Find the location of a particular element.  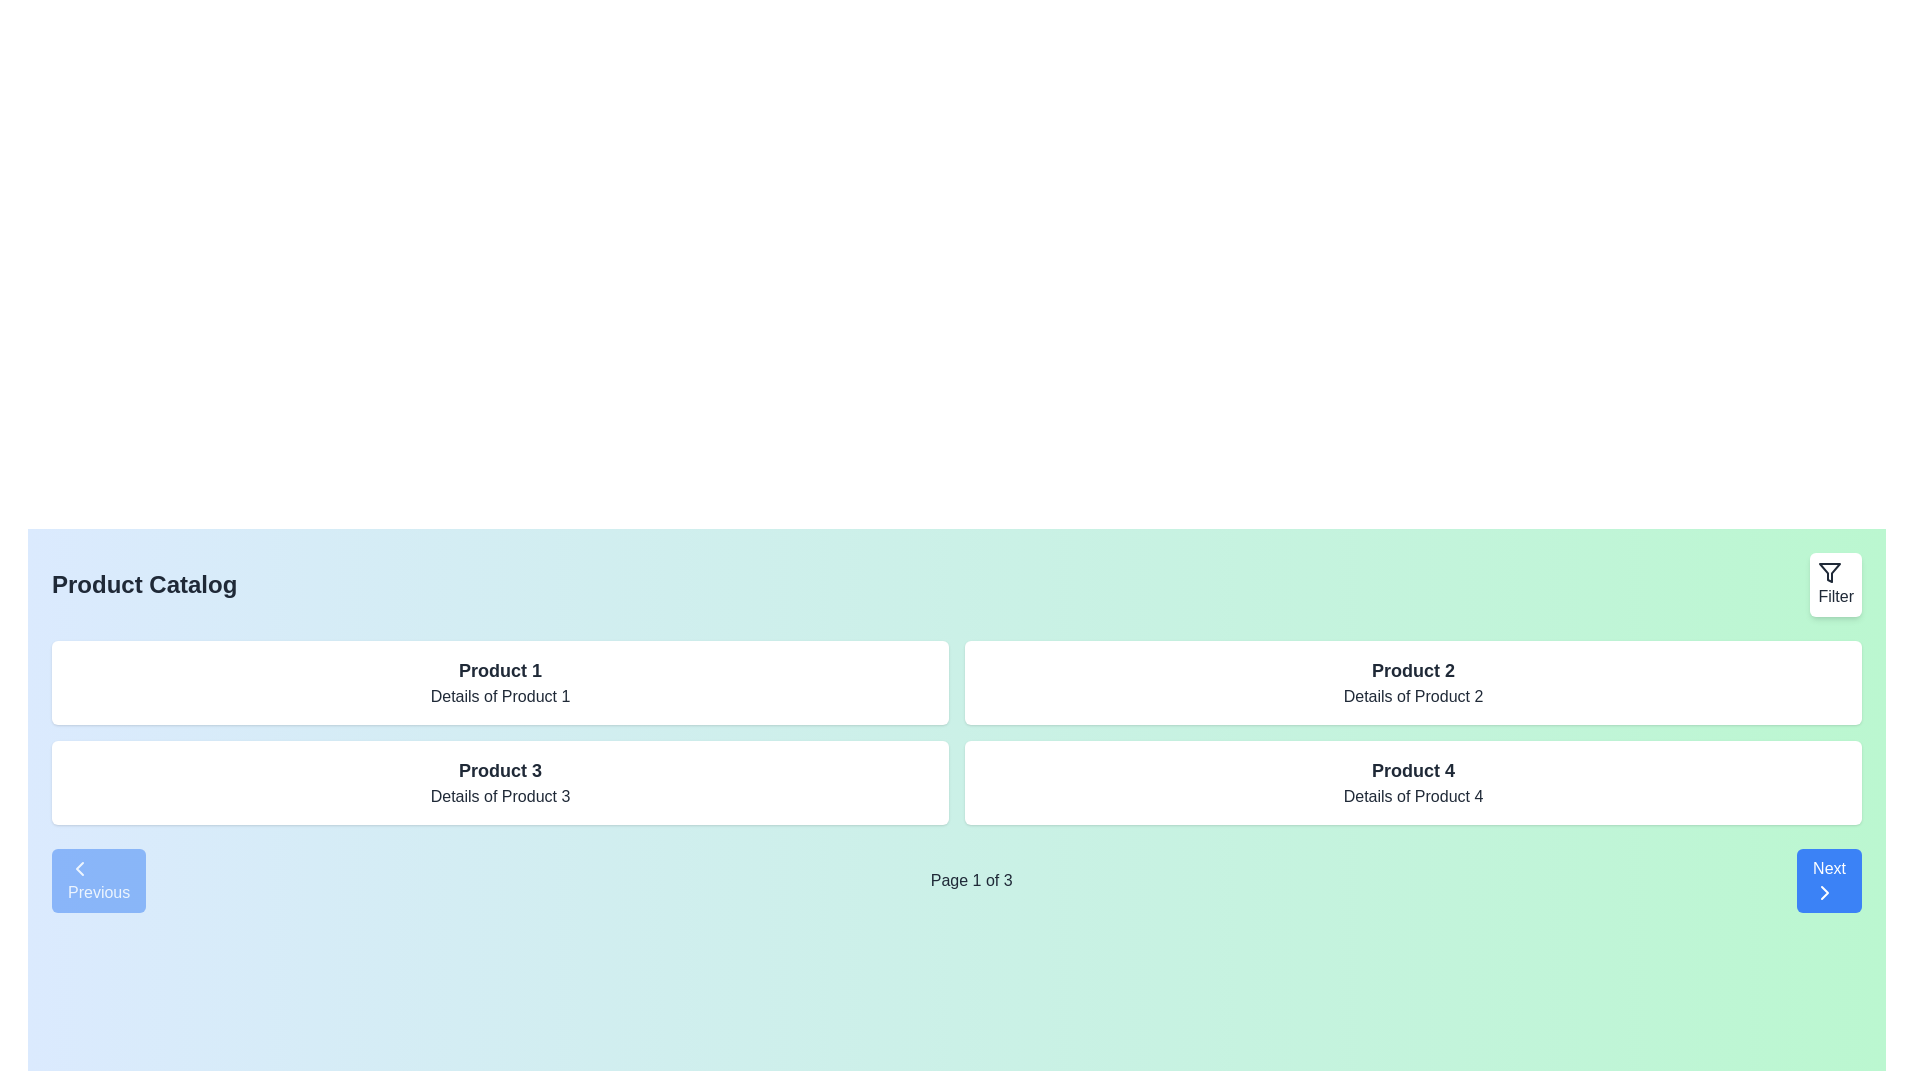

the product title text label located in the first row of the product catalog, positioned above the details of Product 1 is located at coordinates (500, 671).